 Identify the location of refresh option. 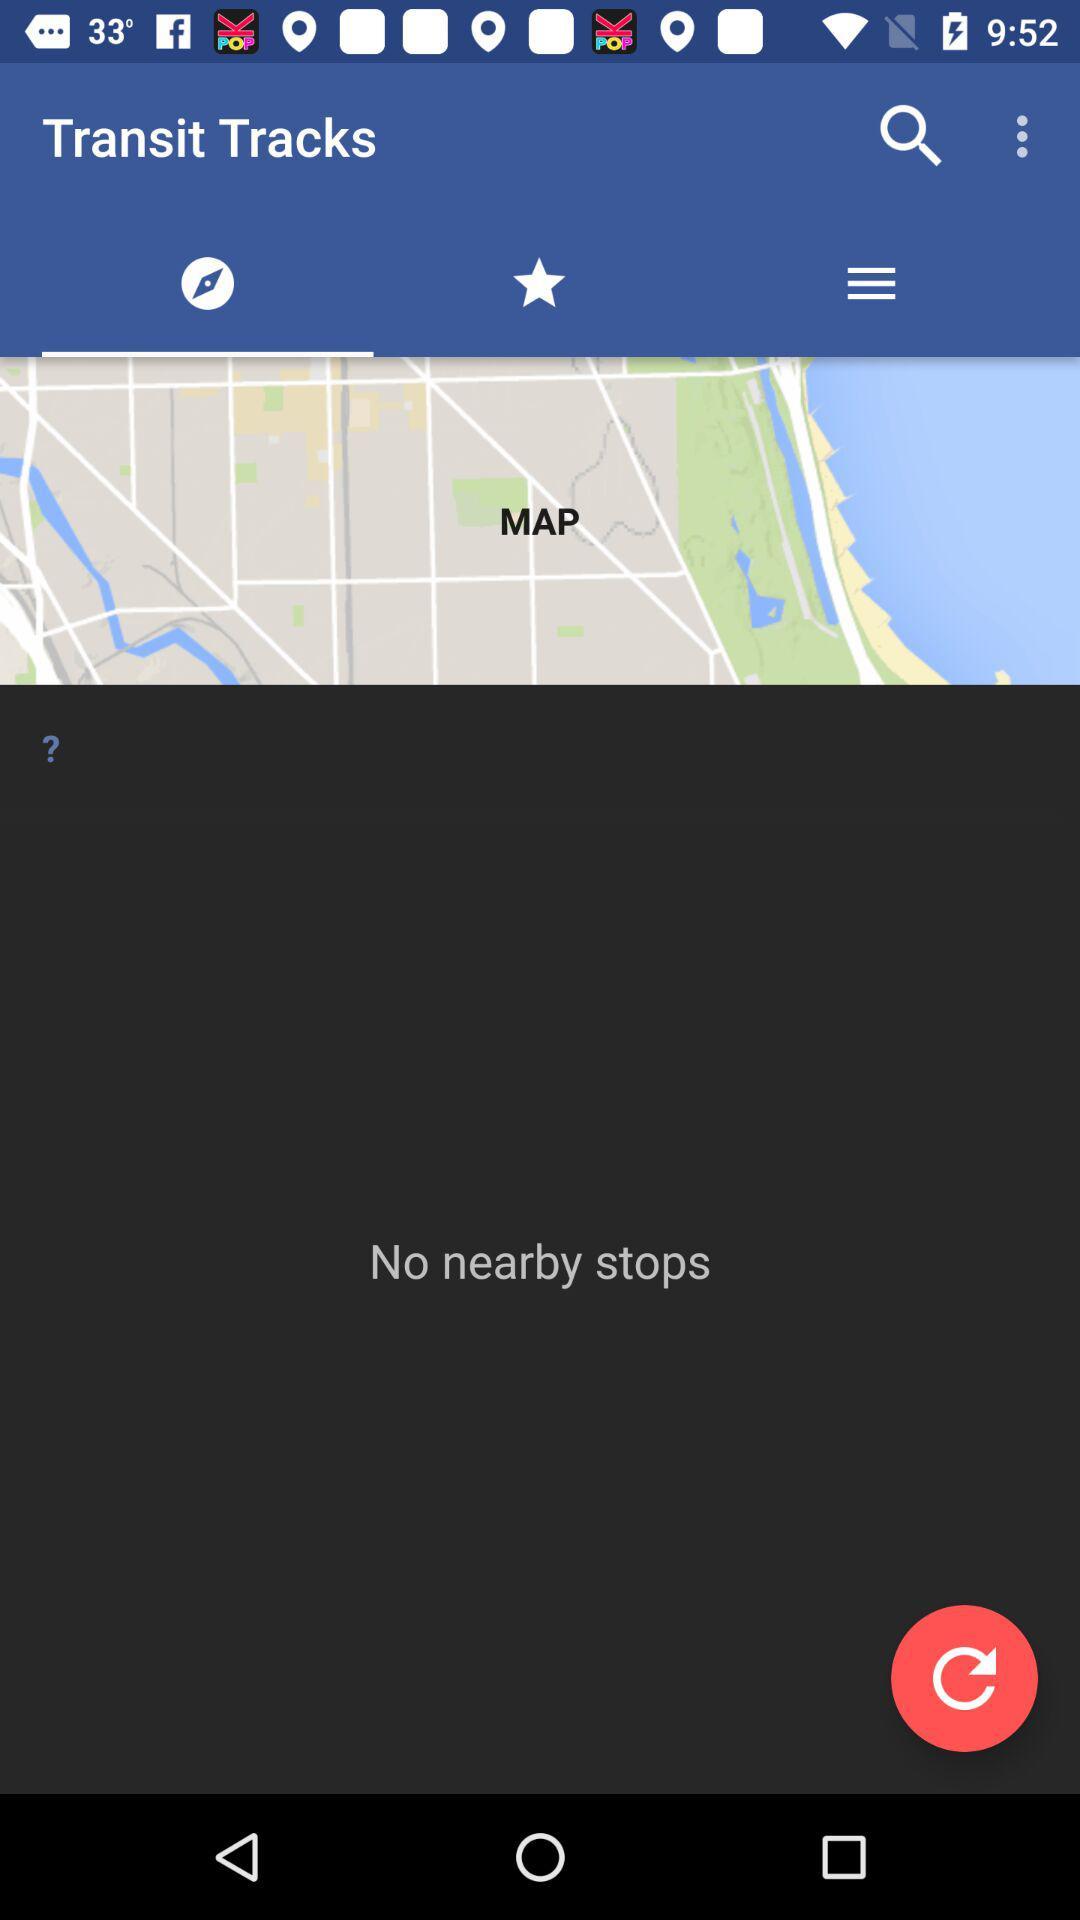
(963, 1678).